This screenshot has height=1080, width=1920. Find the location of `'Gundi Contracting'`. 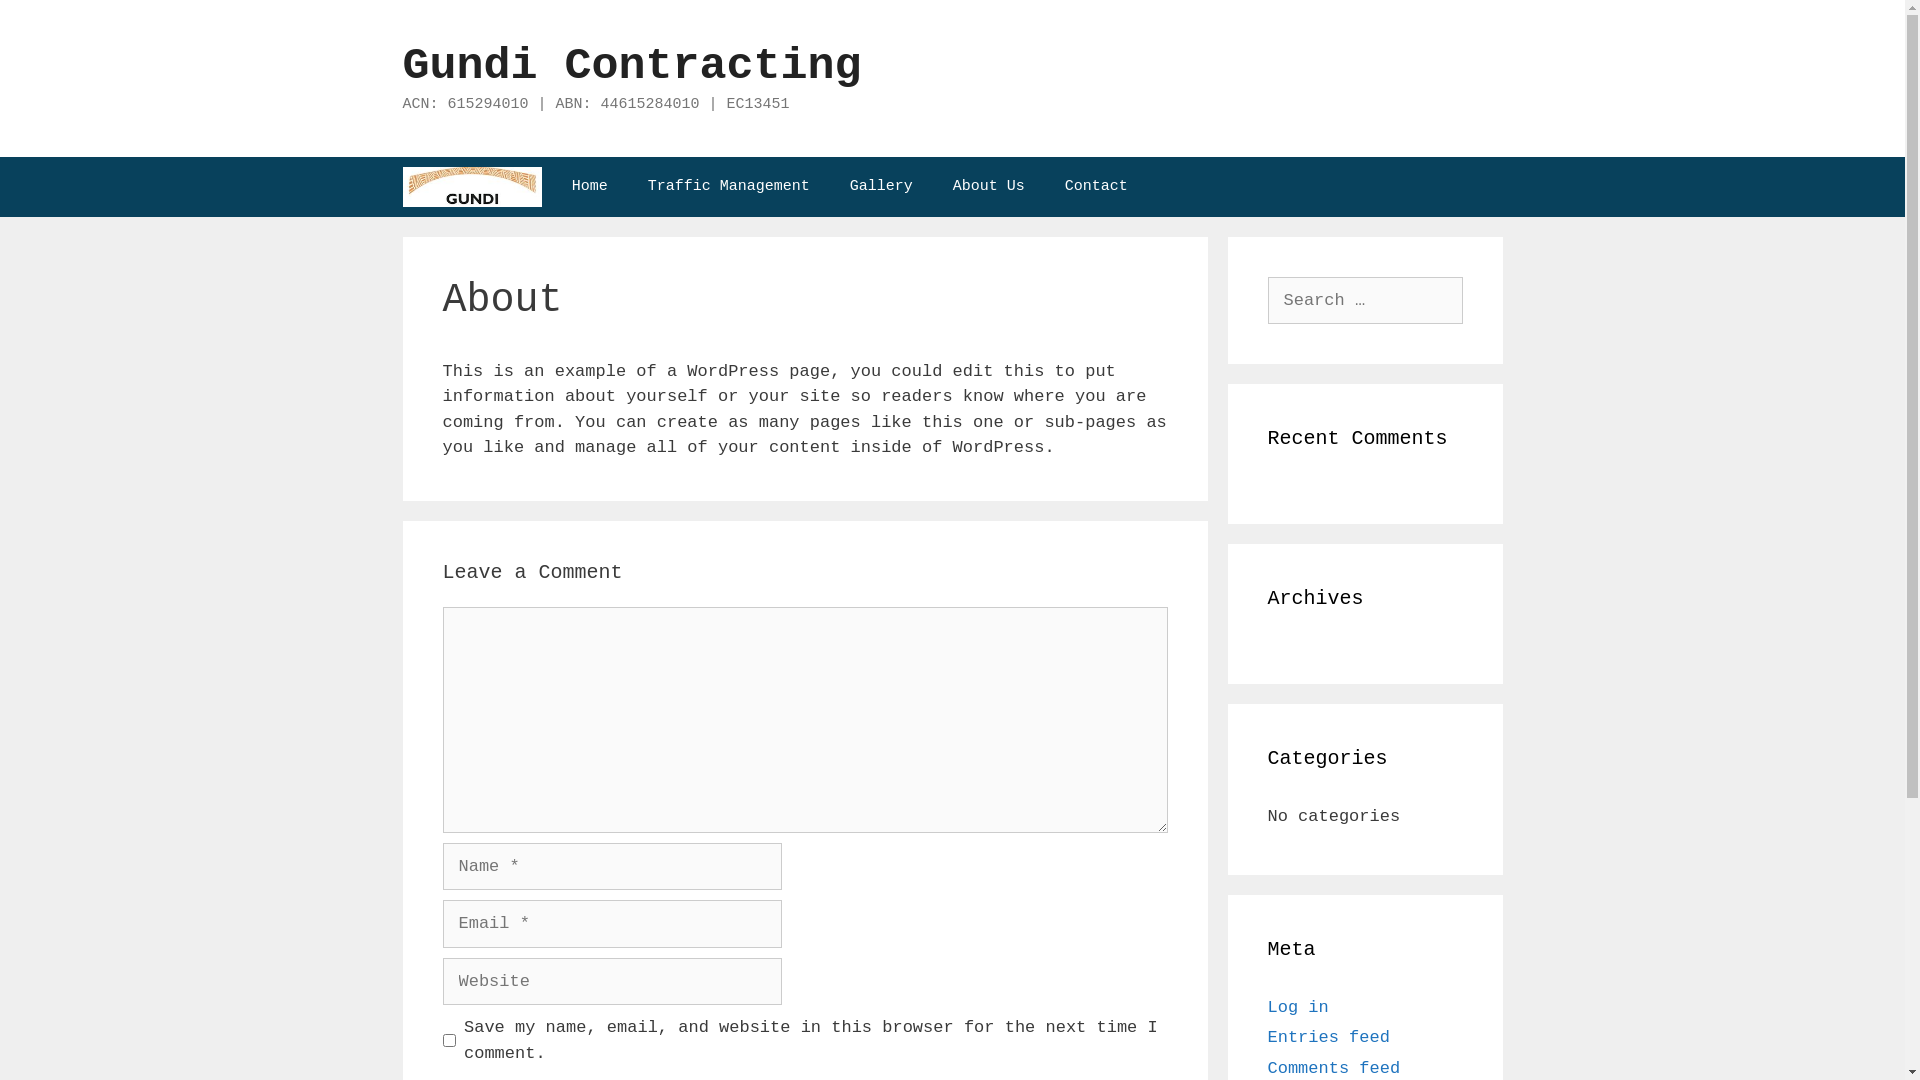

'Gundi Contracting' is located at coordinates (630, 65).